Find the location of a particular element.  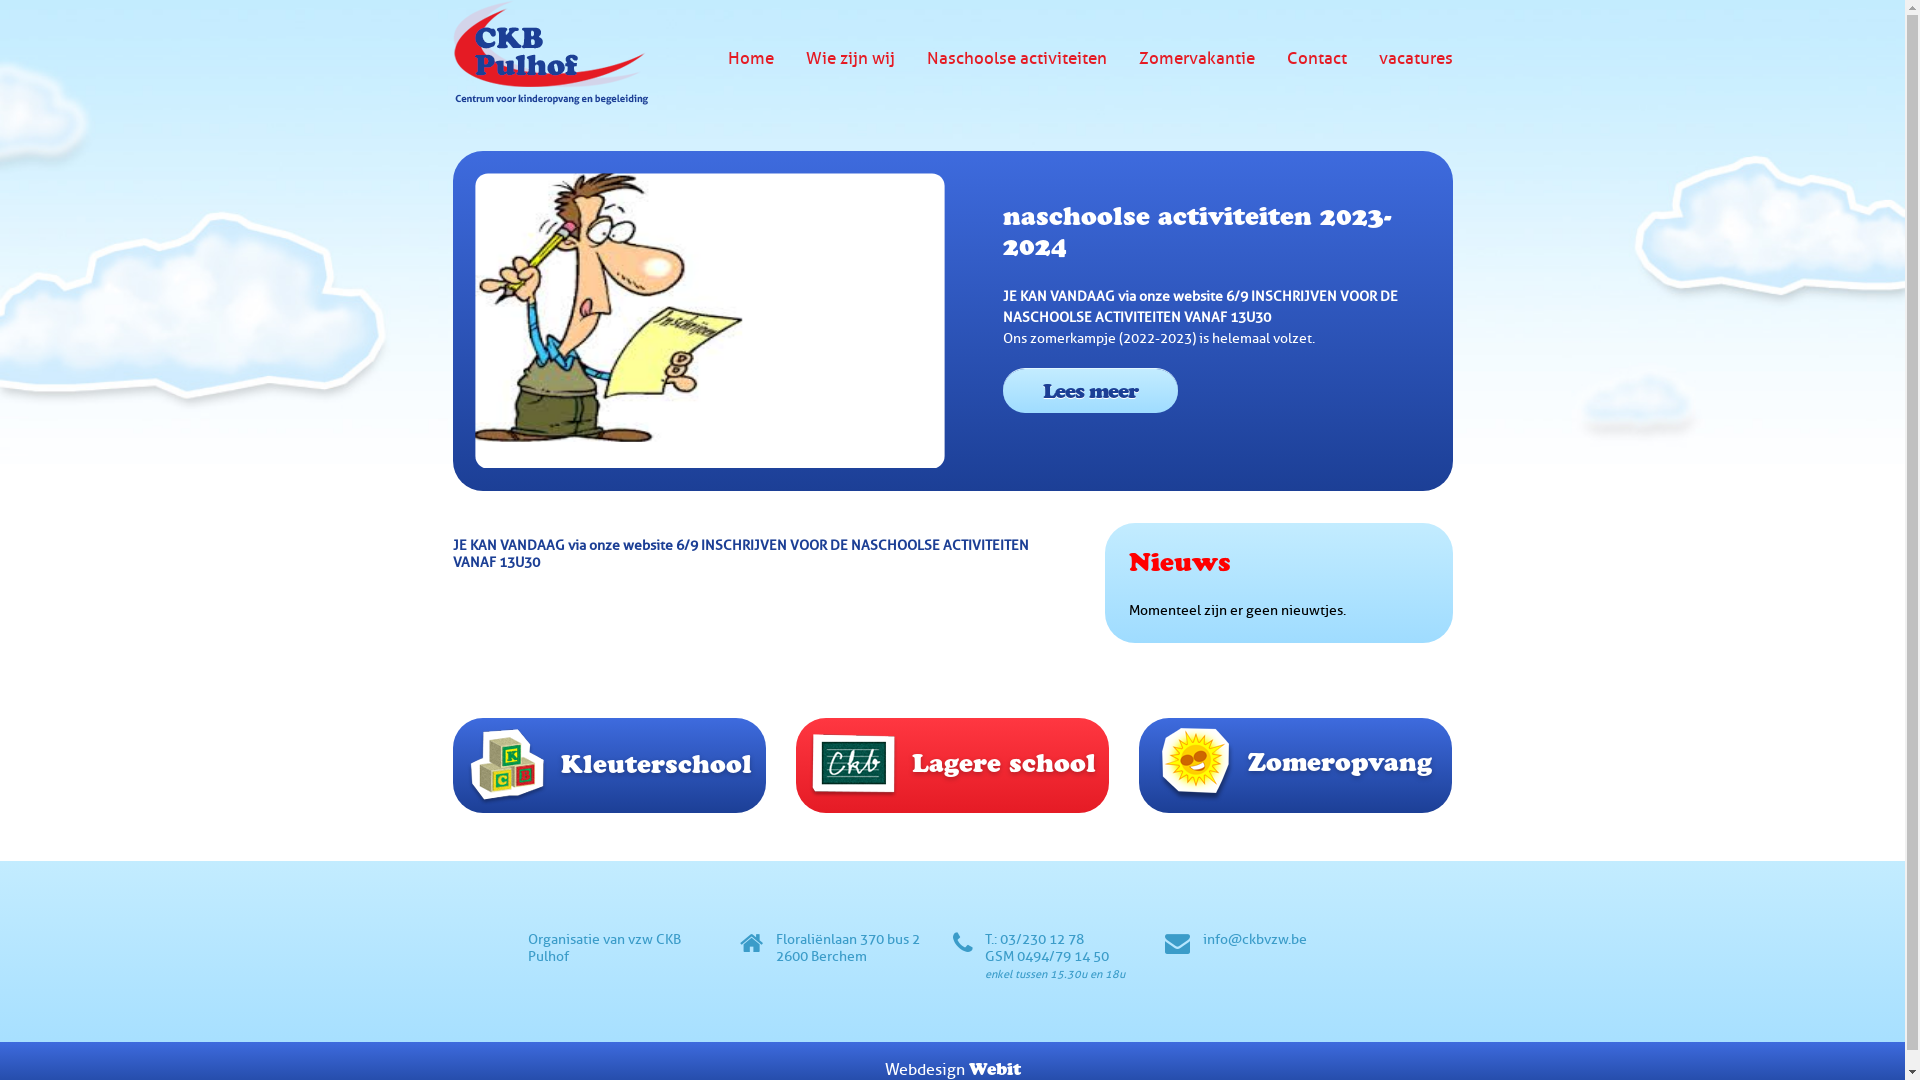

'Home' is located at coordinates (749, 57).